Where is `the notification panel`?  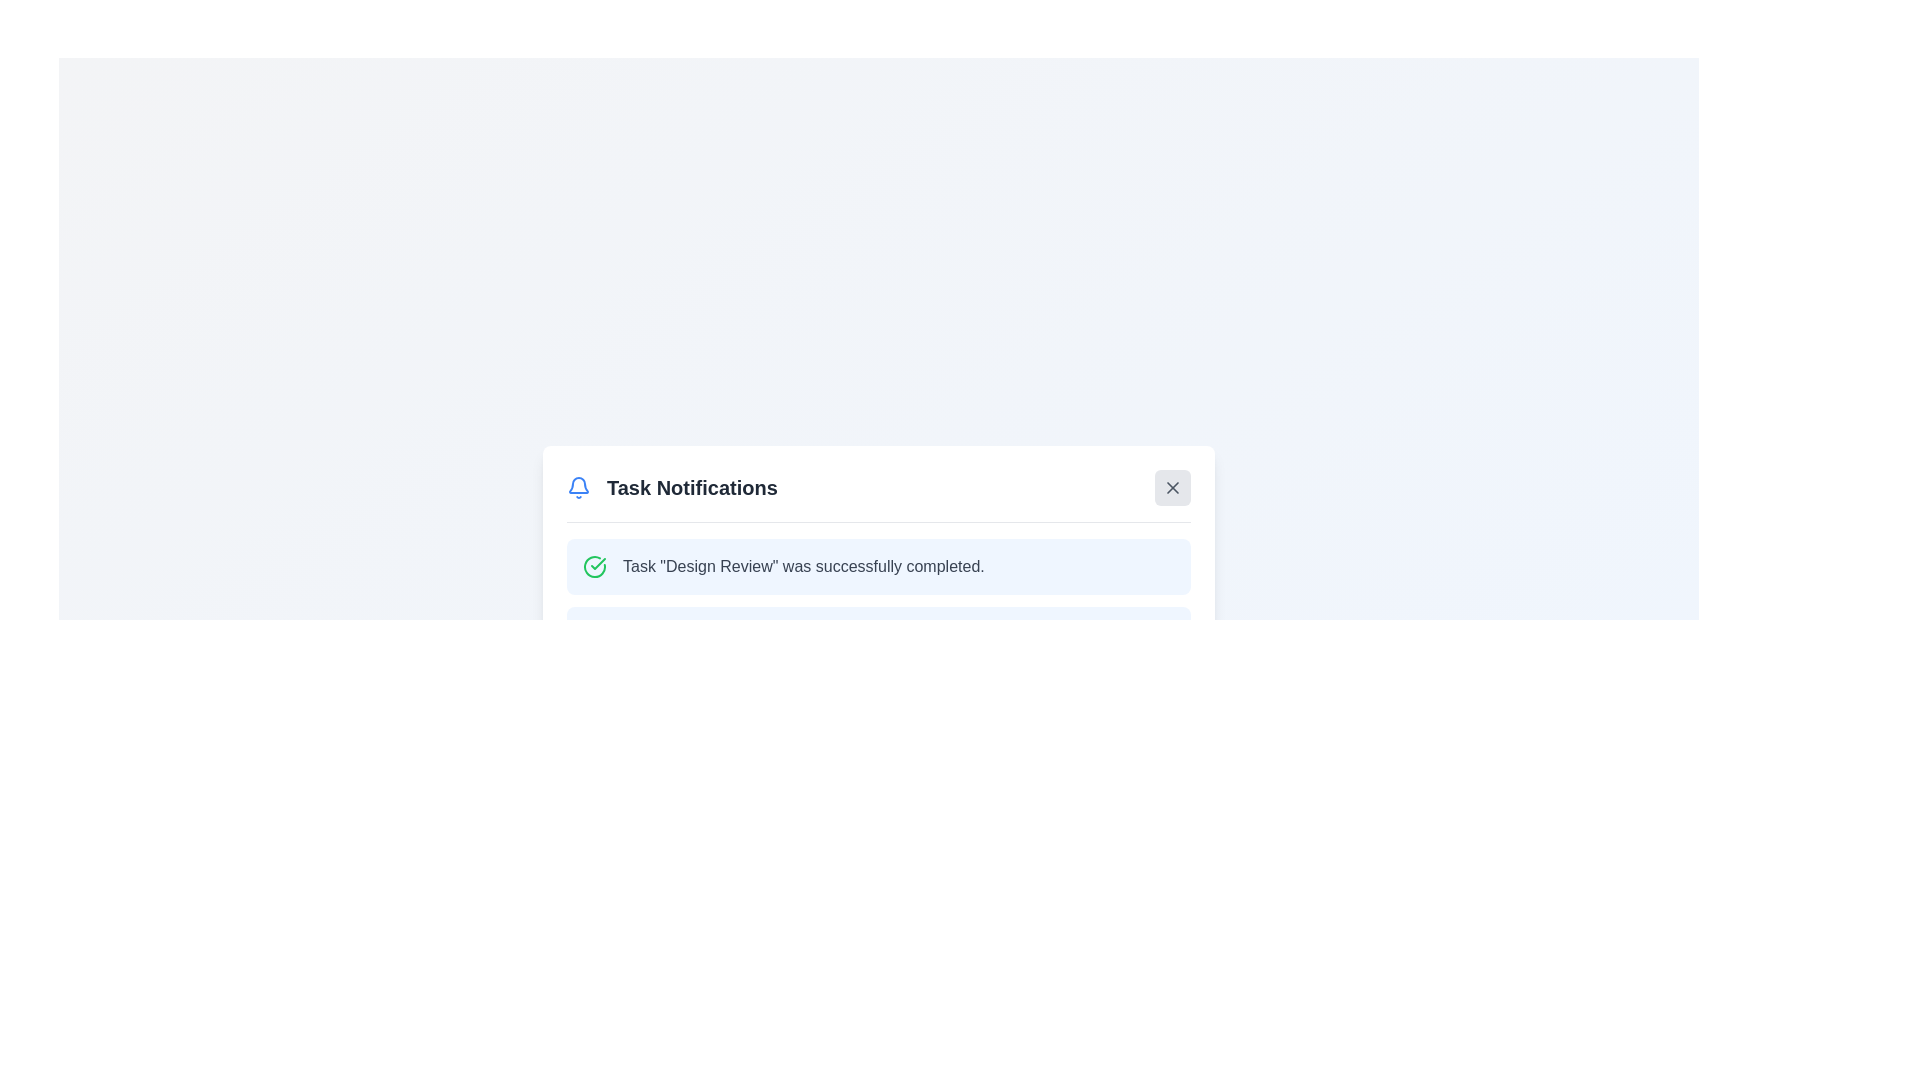 the notification panel is located at coordinates (878, 596).